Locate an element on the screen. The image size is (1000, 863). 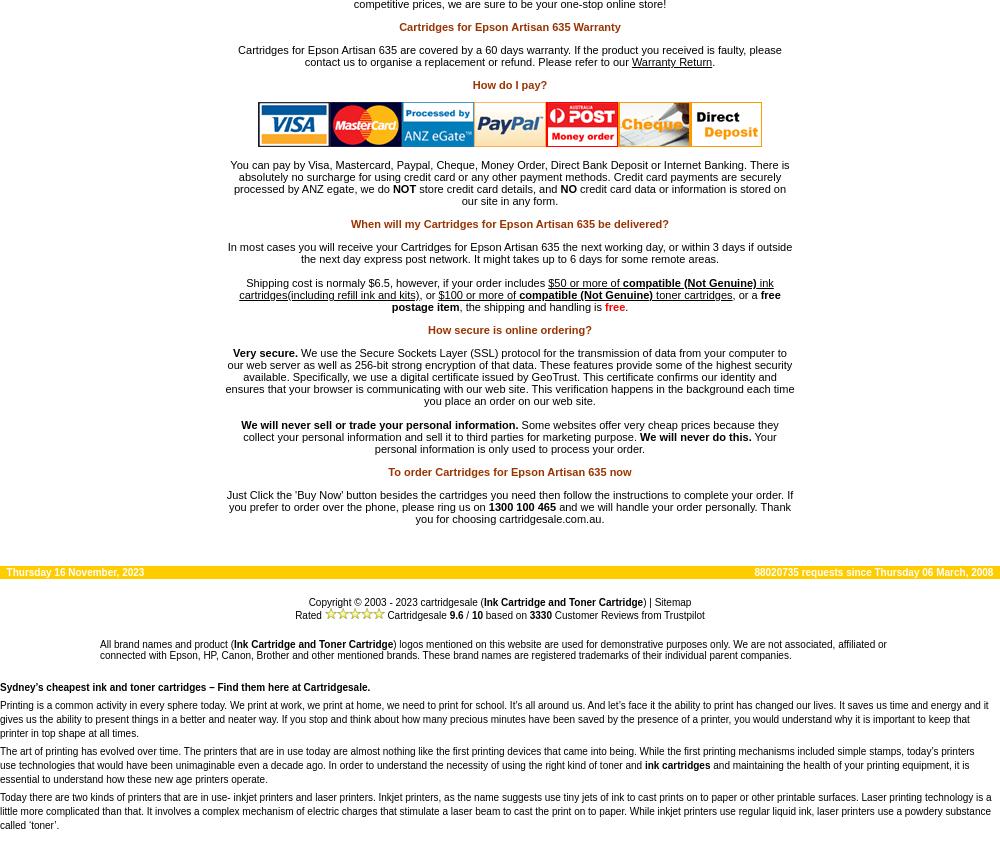
'toner cartridges' is located at coordinates (691, 293).